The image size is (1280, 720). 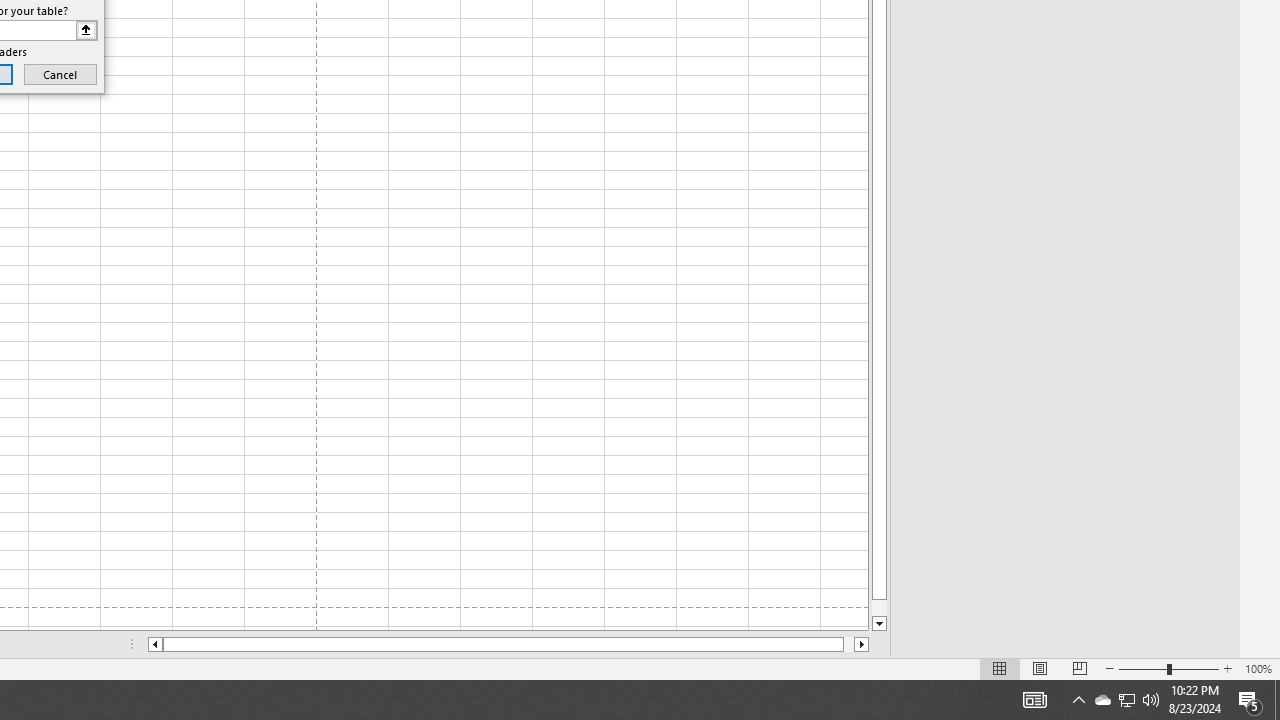 What do you see at coordinates (862, 644) in the screenshot?
I see `'Column right'` at bounding box center [862, 644].